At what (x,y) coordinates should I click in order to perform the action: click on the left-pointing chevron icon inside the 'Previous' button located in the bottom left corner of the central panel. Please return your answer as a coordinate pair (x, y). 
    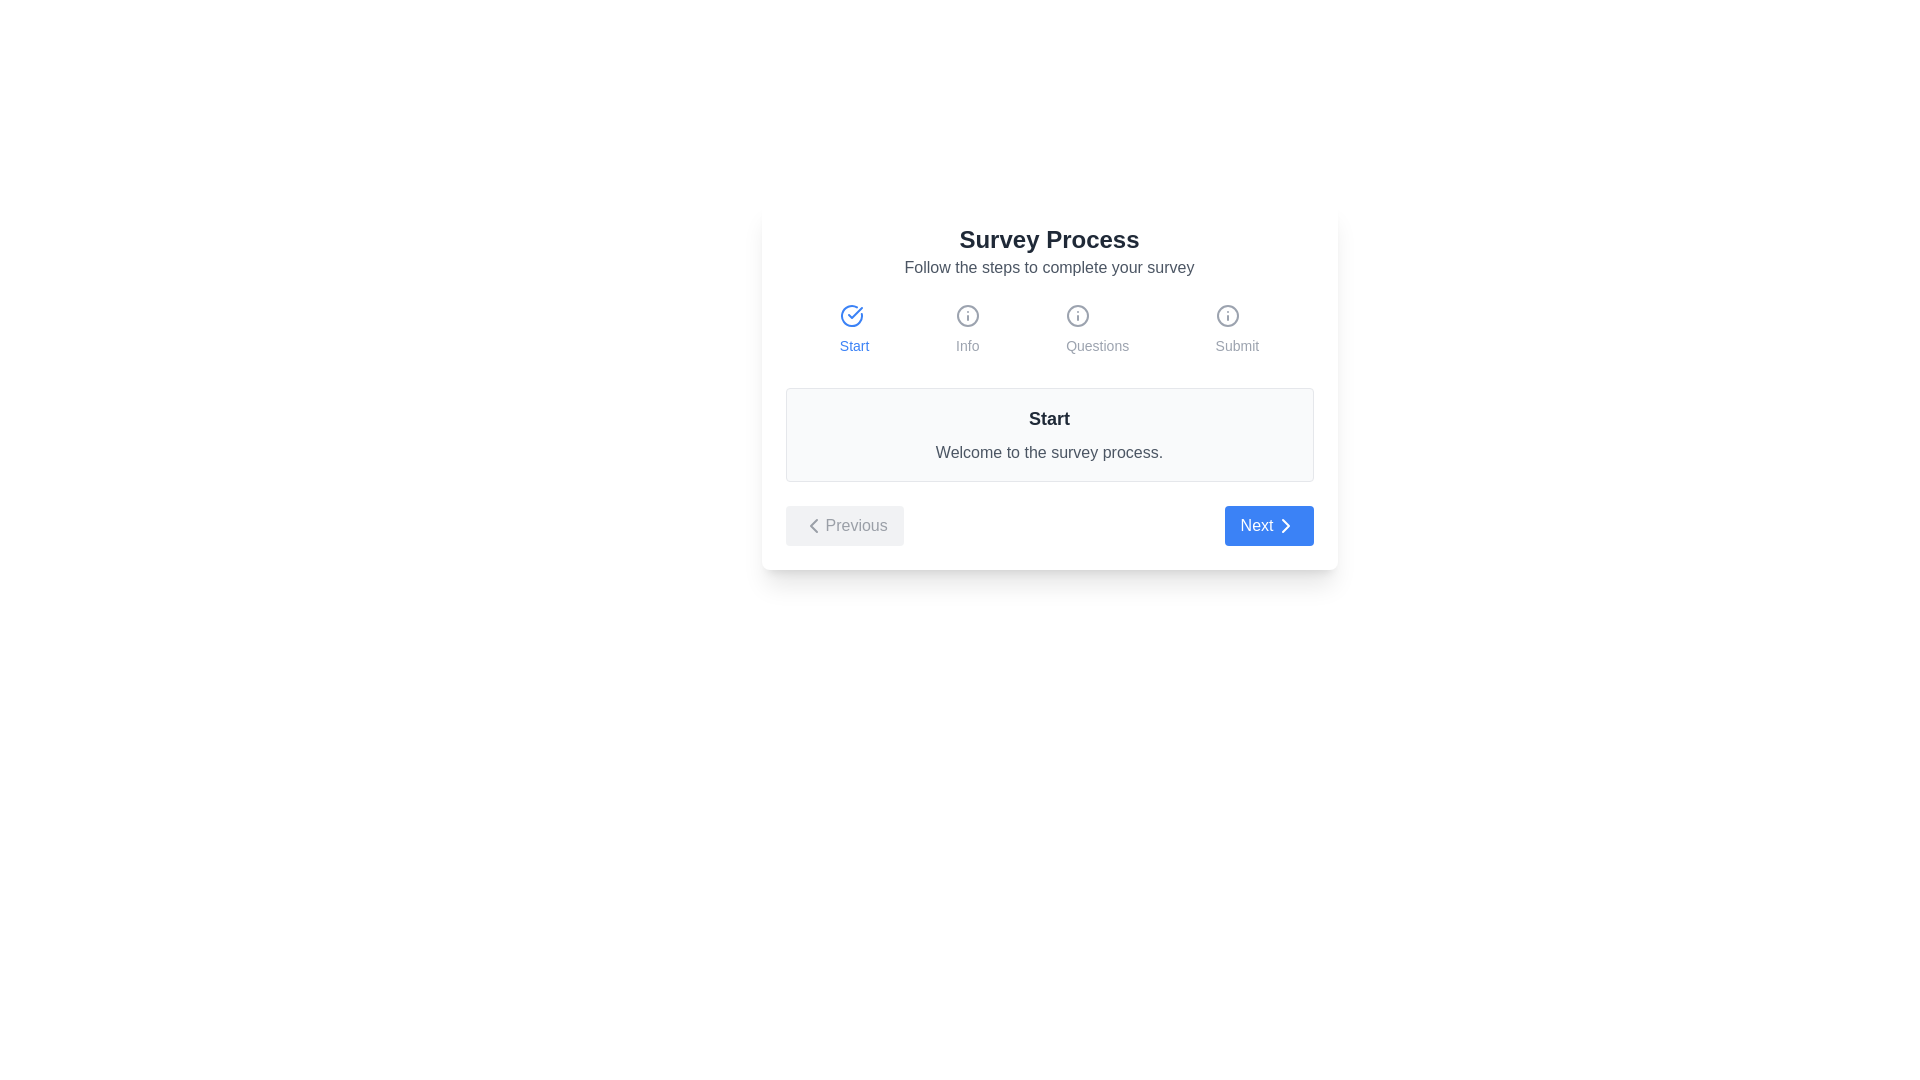
    Looking at the image, I should click on (813, 524).